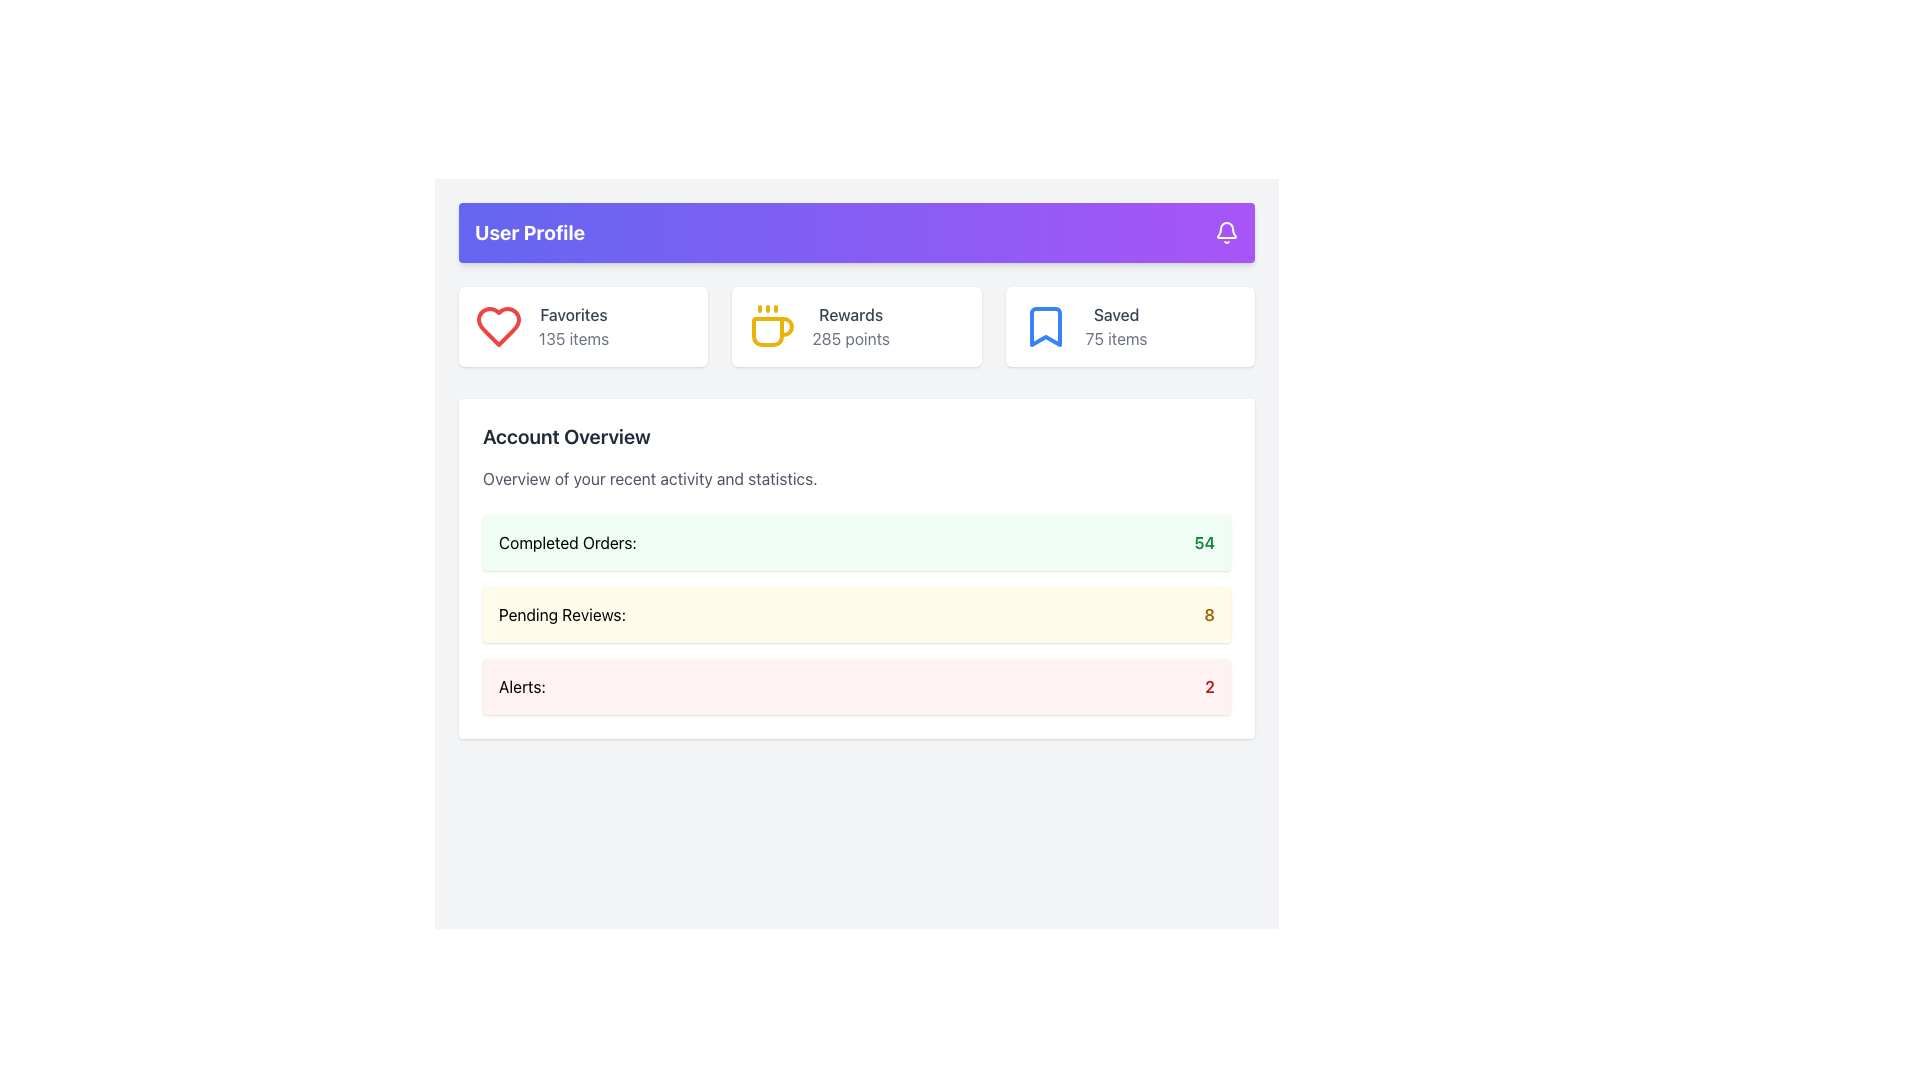 The width and height of the screenshot is (1920, 1080). What do you see at coordinates (1209, 685) in the screenshot?
I see `the static text displaying the numeral '2' in a bold red font, located in the 'Alerts:' row of the 'Account Overview' panel` at bounding box center [1209, 685].